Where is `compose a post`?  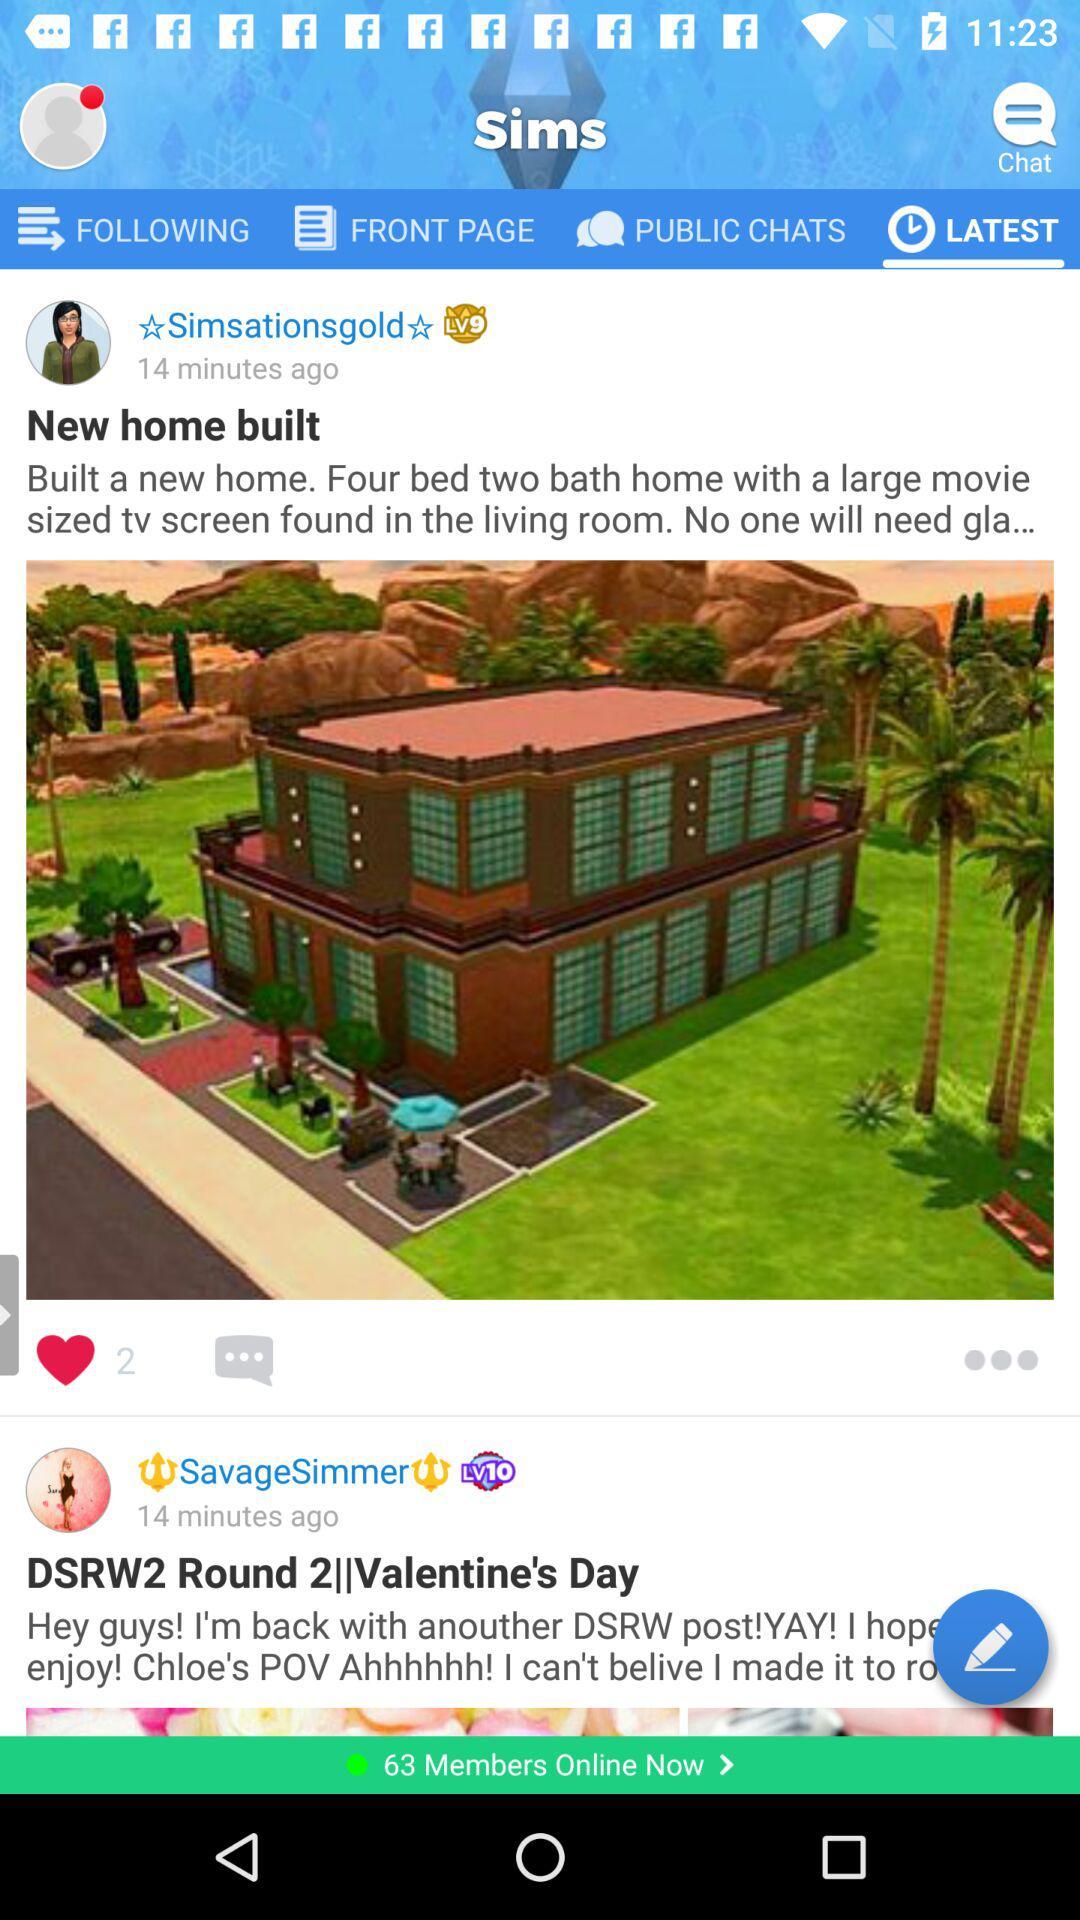
compose a post is located at coordinates (990, 1646).